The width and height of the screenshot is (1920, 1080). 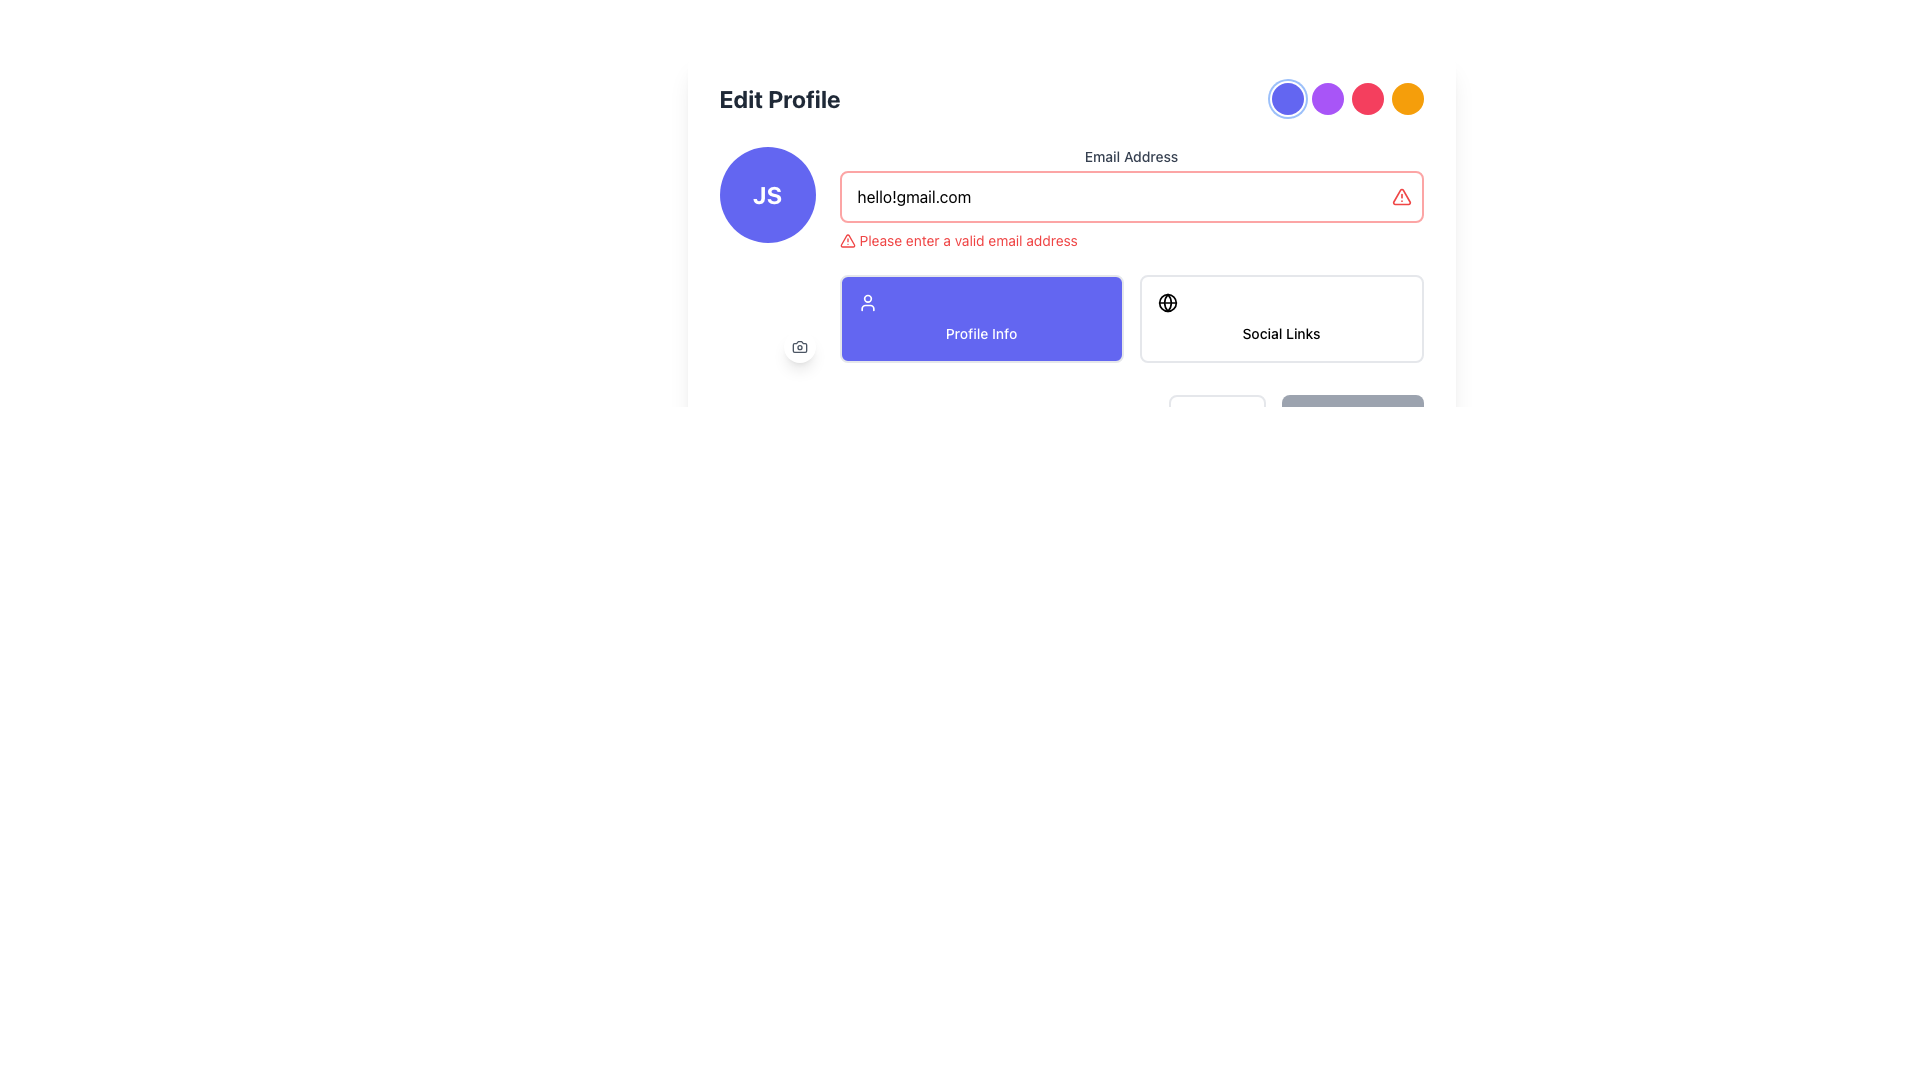 What do you see at coordinates (1167, 303) in the screenshot?
I see `the globe icon, which is part of the visual representation indicating global connections, located at the top-right section of the 'Social Links' button` at bounding box center [1167, 303].